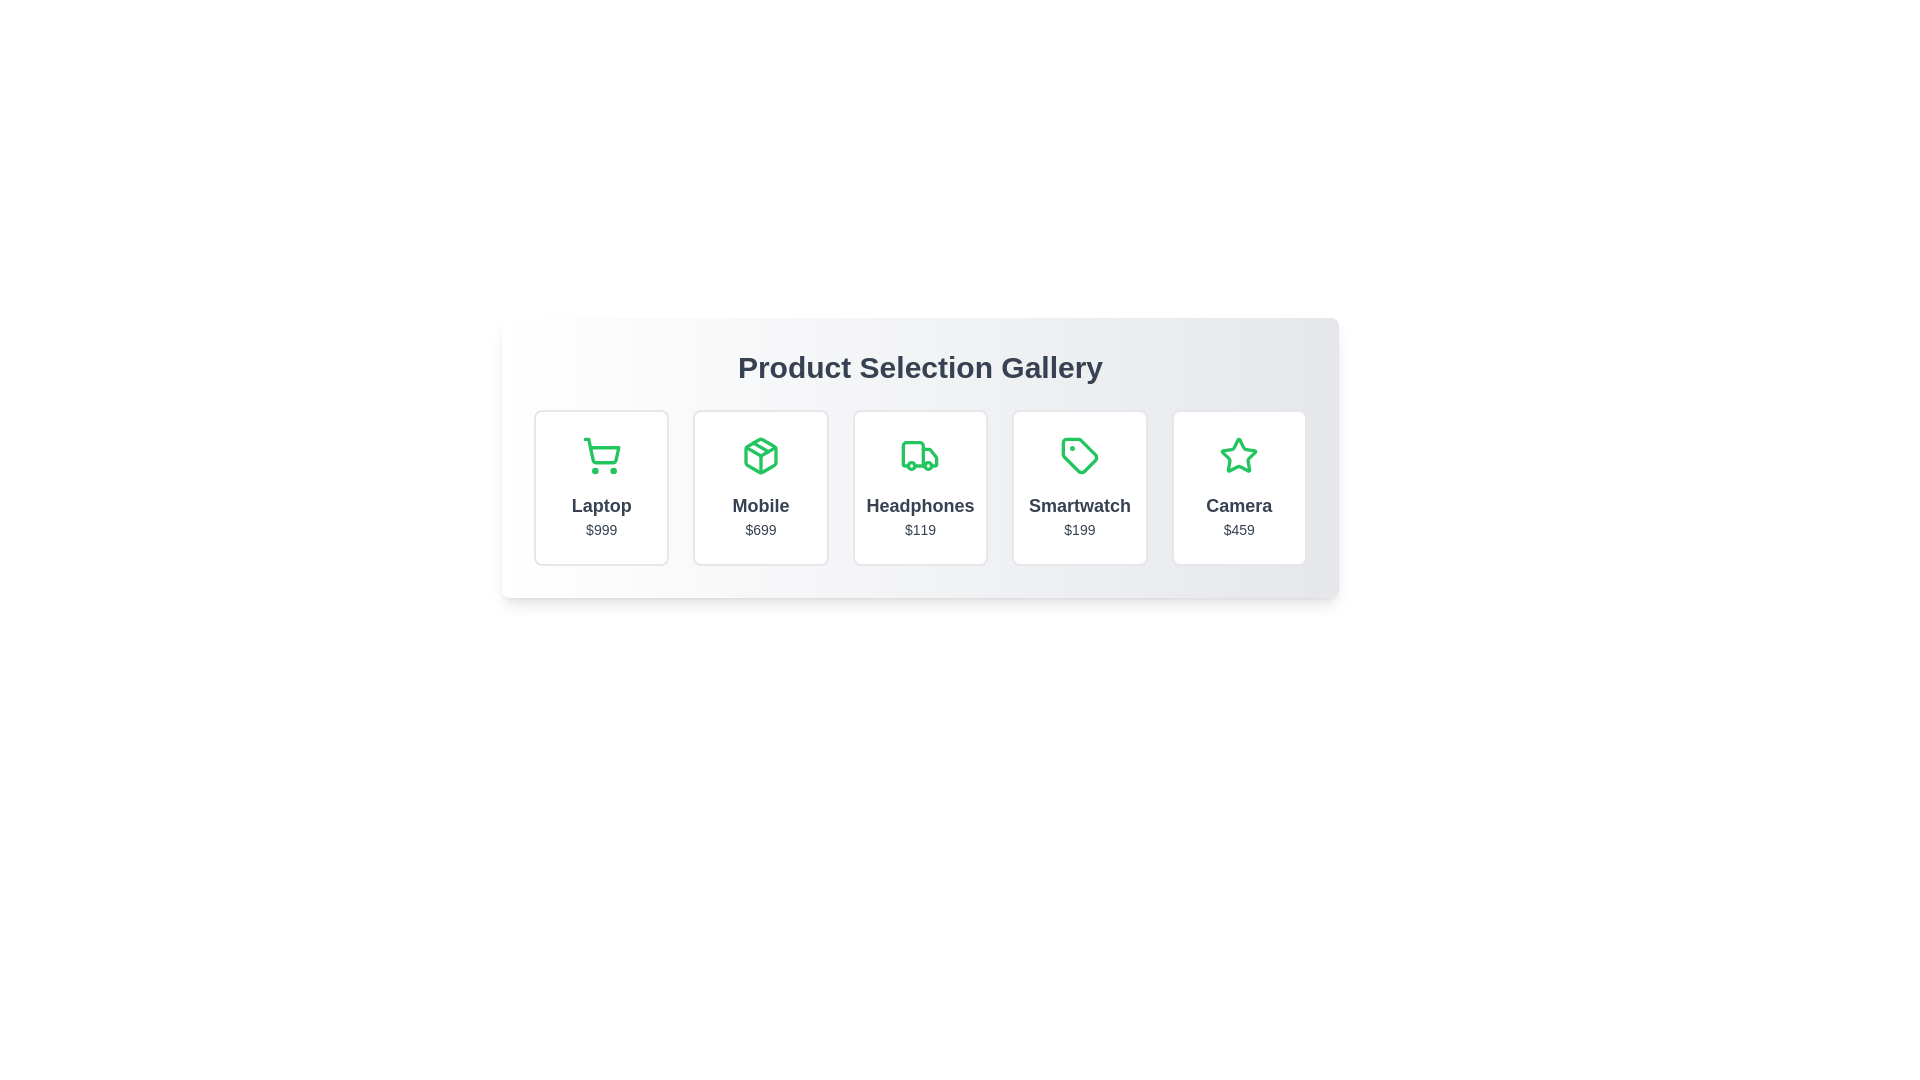 The image size is (1920, 1080). I want to click on the 'Smartwatch' text label, so click(1078, 504).